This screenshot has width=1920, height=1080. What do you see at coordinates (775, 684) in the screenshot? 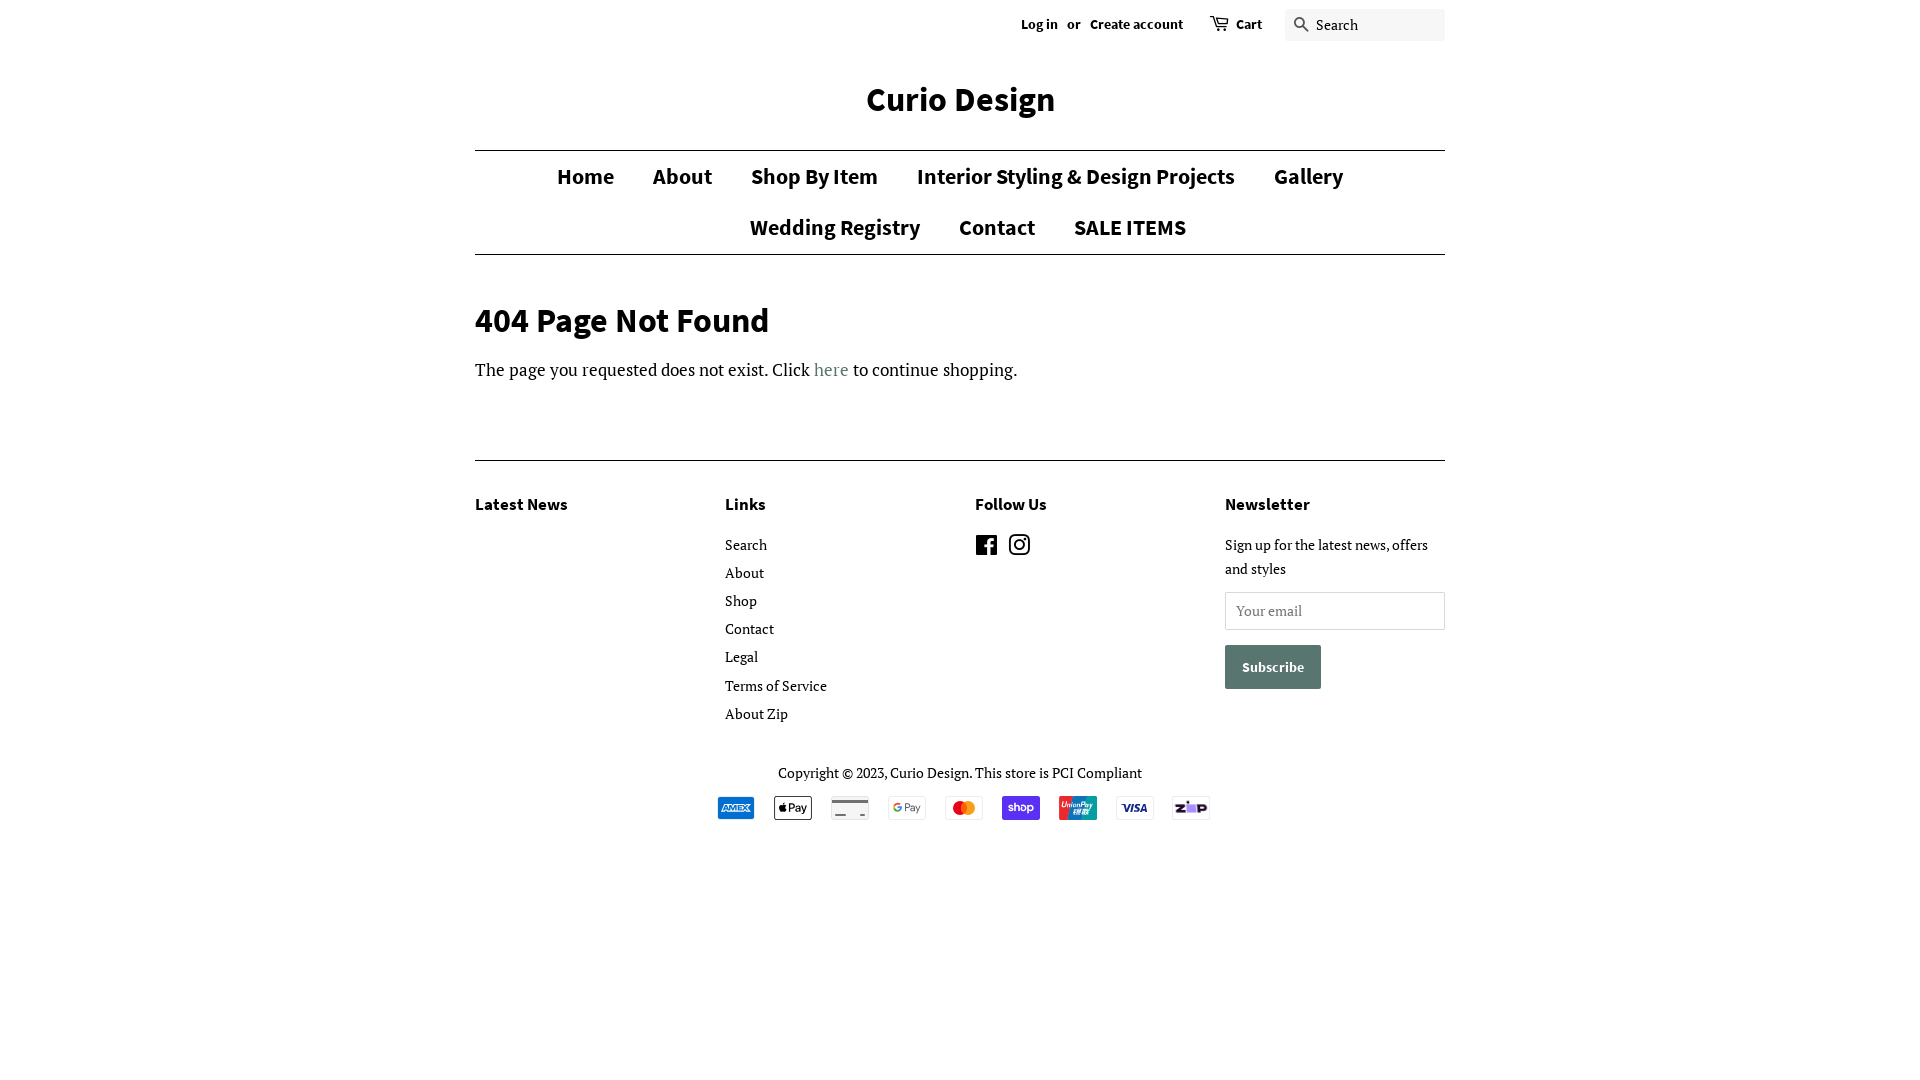
I see `'Terms of Service'` at bounding box center [775, 684].